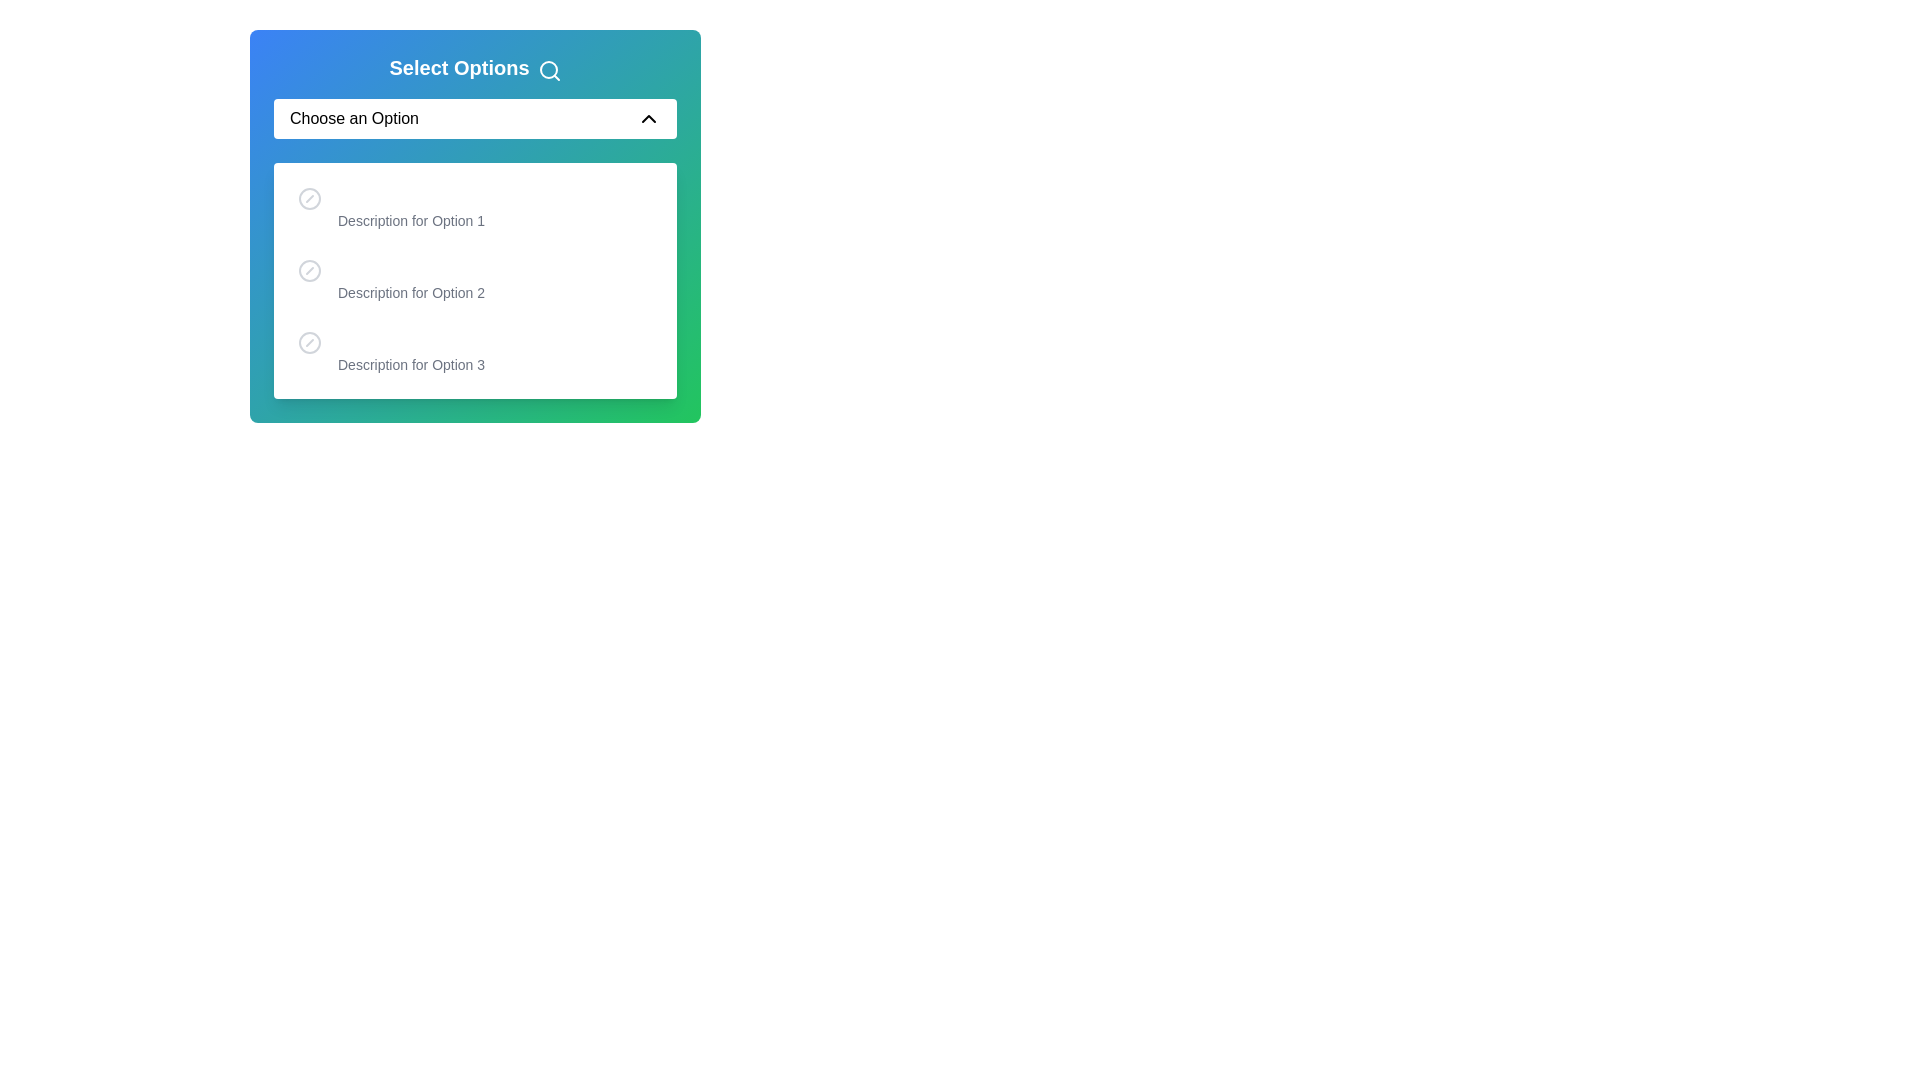 This screenshot has width=1920, height=1080. What do you see at coordinates (309, 341) in the screenshot?
I see `the circular icon with a gray border in the third option of the dropdown selection list` at bounding box center [309, 341].